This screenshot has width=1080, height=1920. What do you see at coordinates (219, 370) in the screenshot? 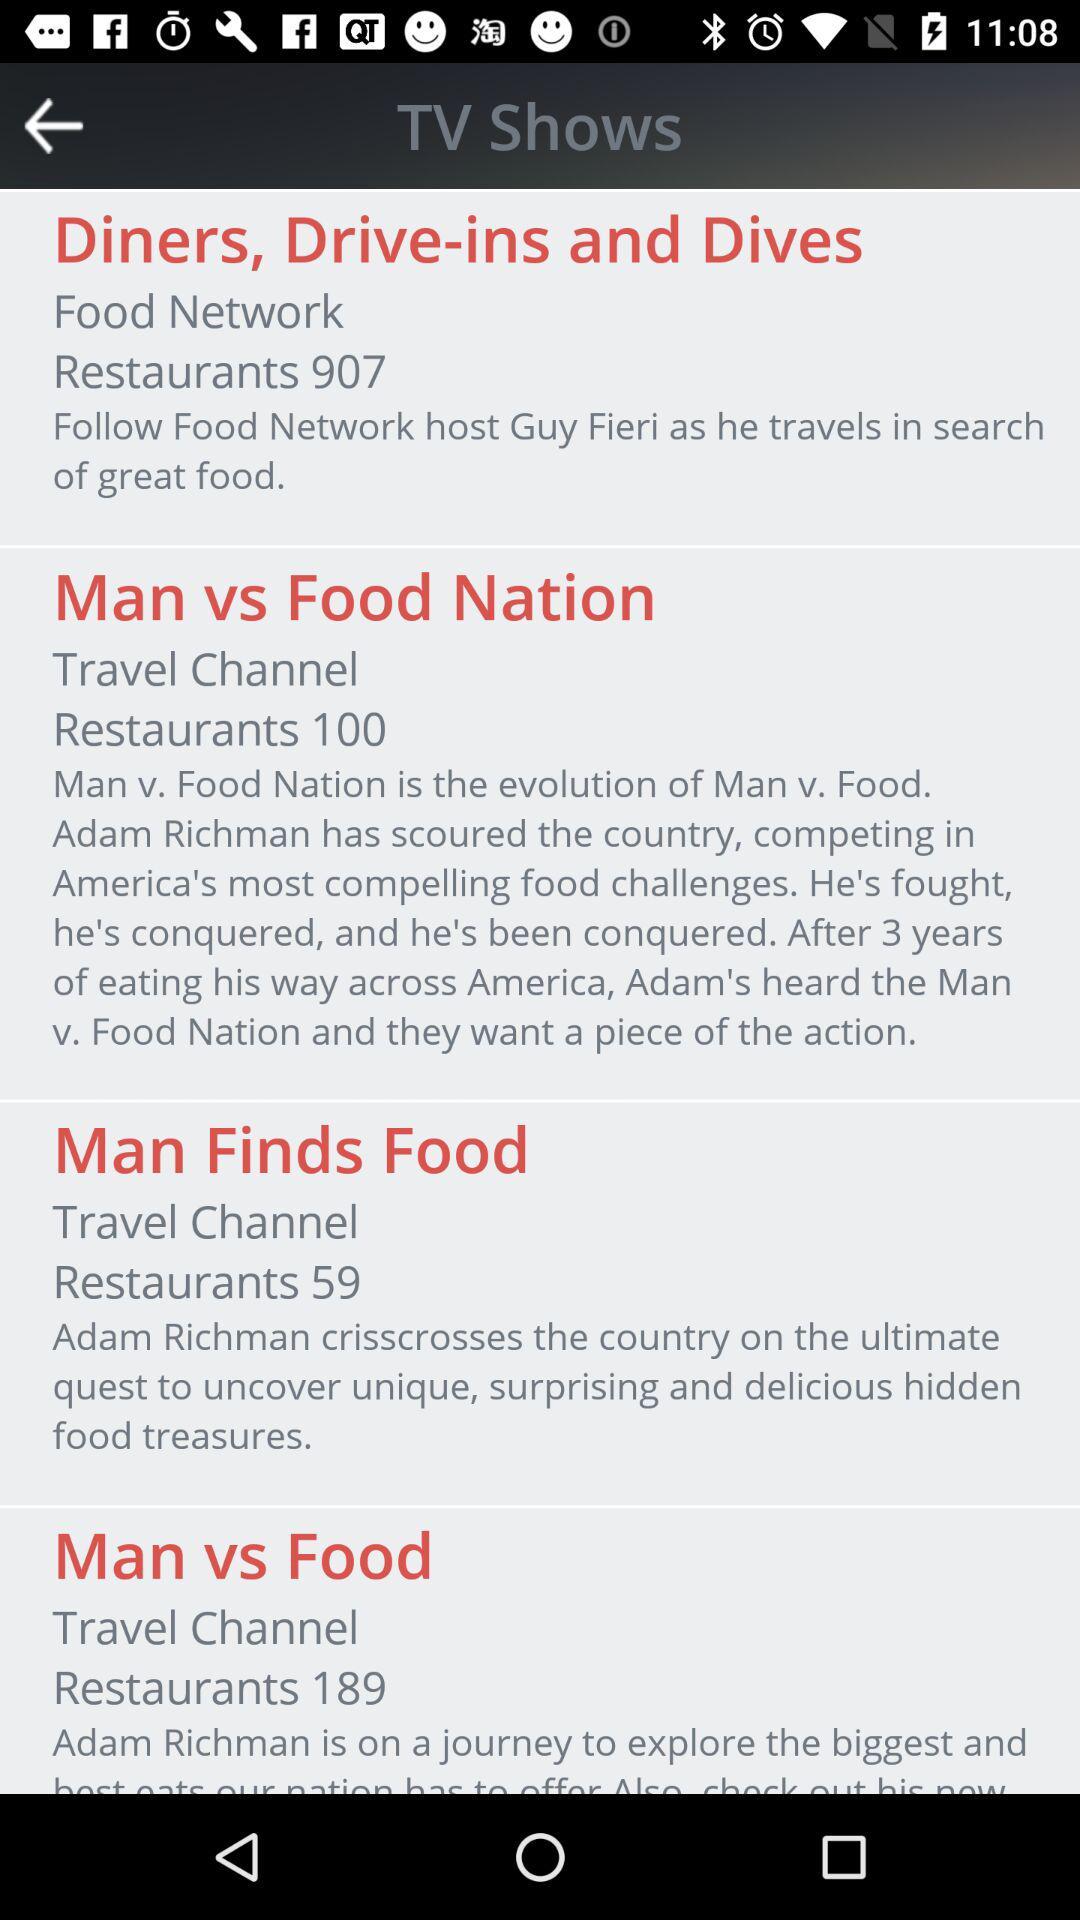
I see `restaurants 907` at bounding box center [219, 370].